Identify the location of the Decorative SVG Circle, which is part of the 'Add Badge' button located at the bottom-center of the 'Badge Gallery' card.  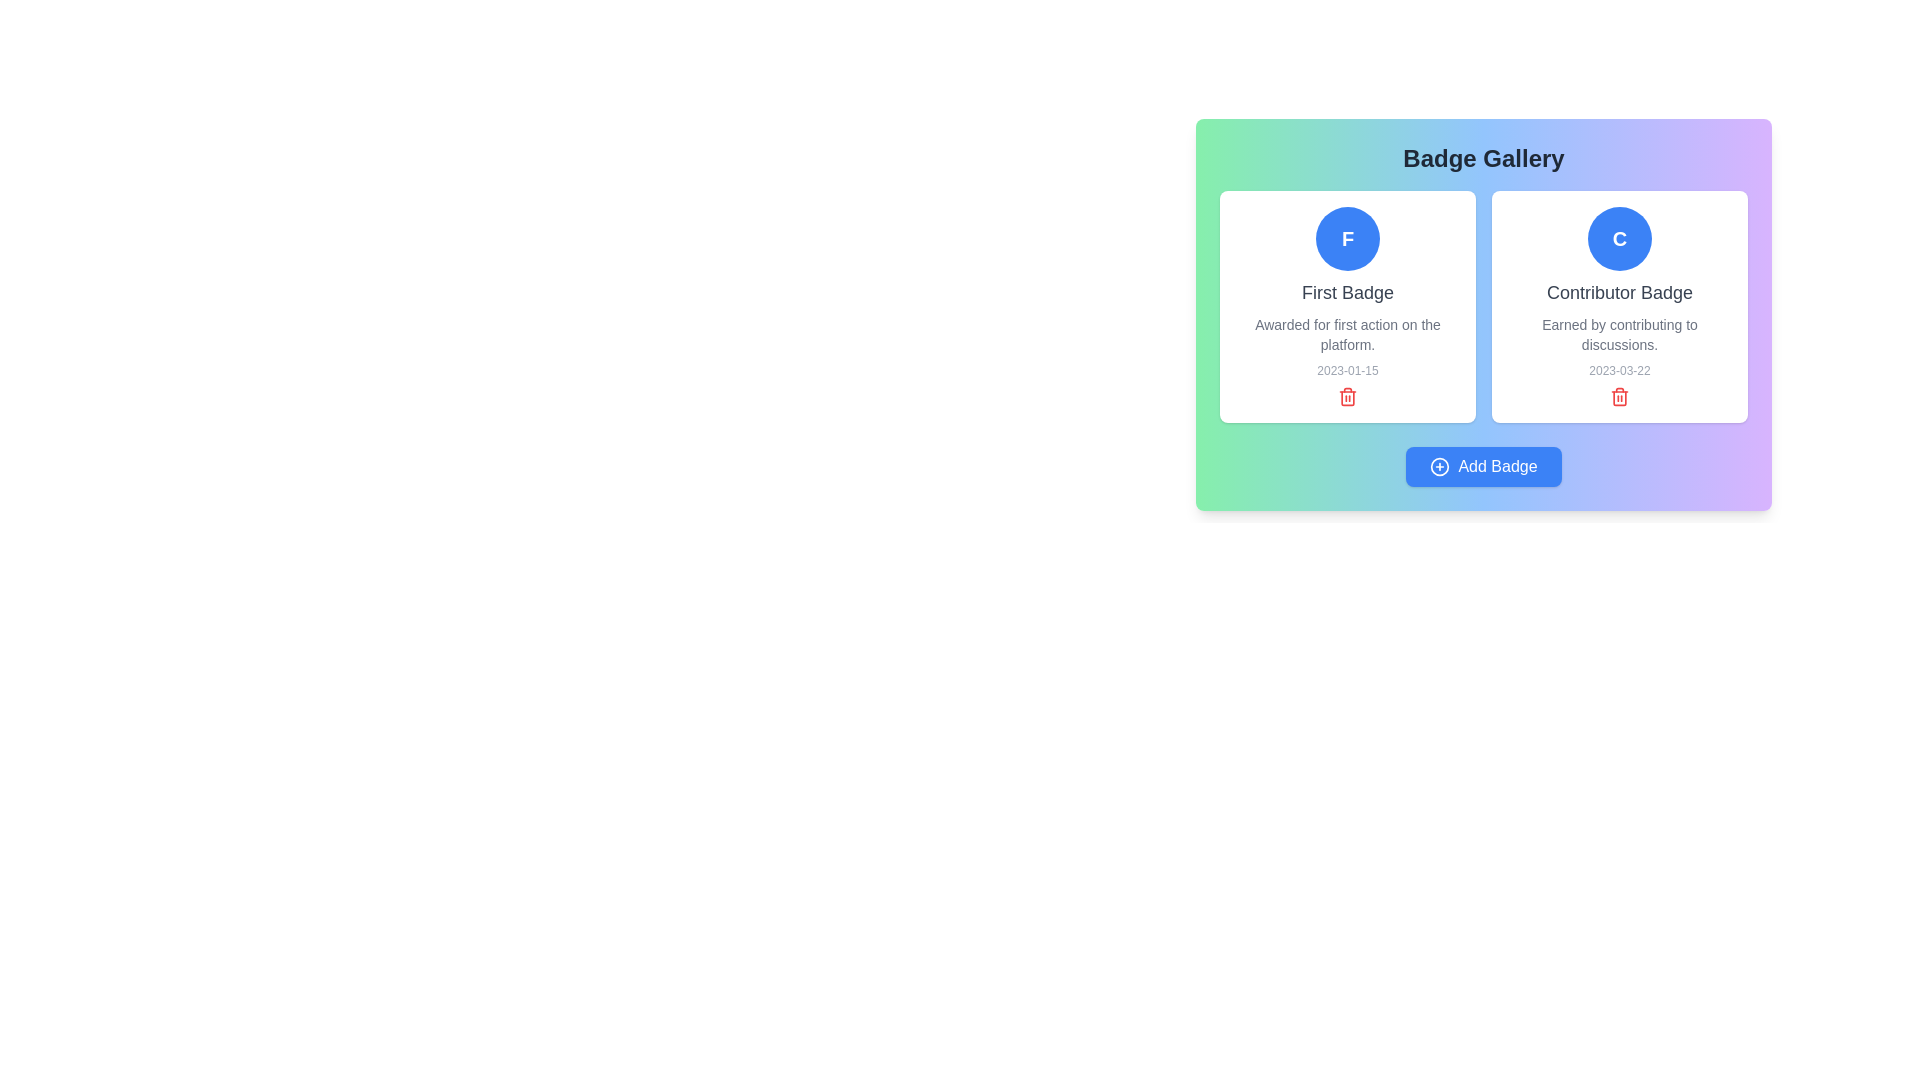
(1440, 466).